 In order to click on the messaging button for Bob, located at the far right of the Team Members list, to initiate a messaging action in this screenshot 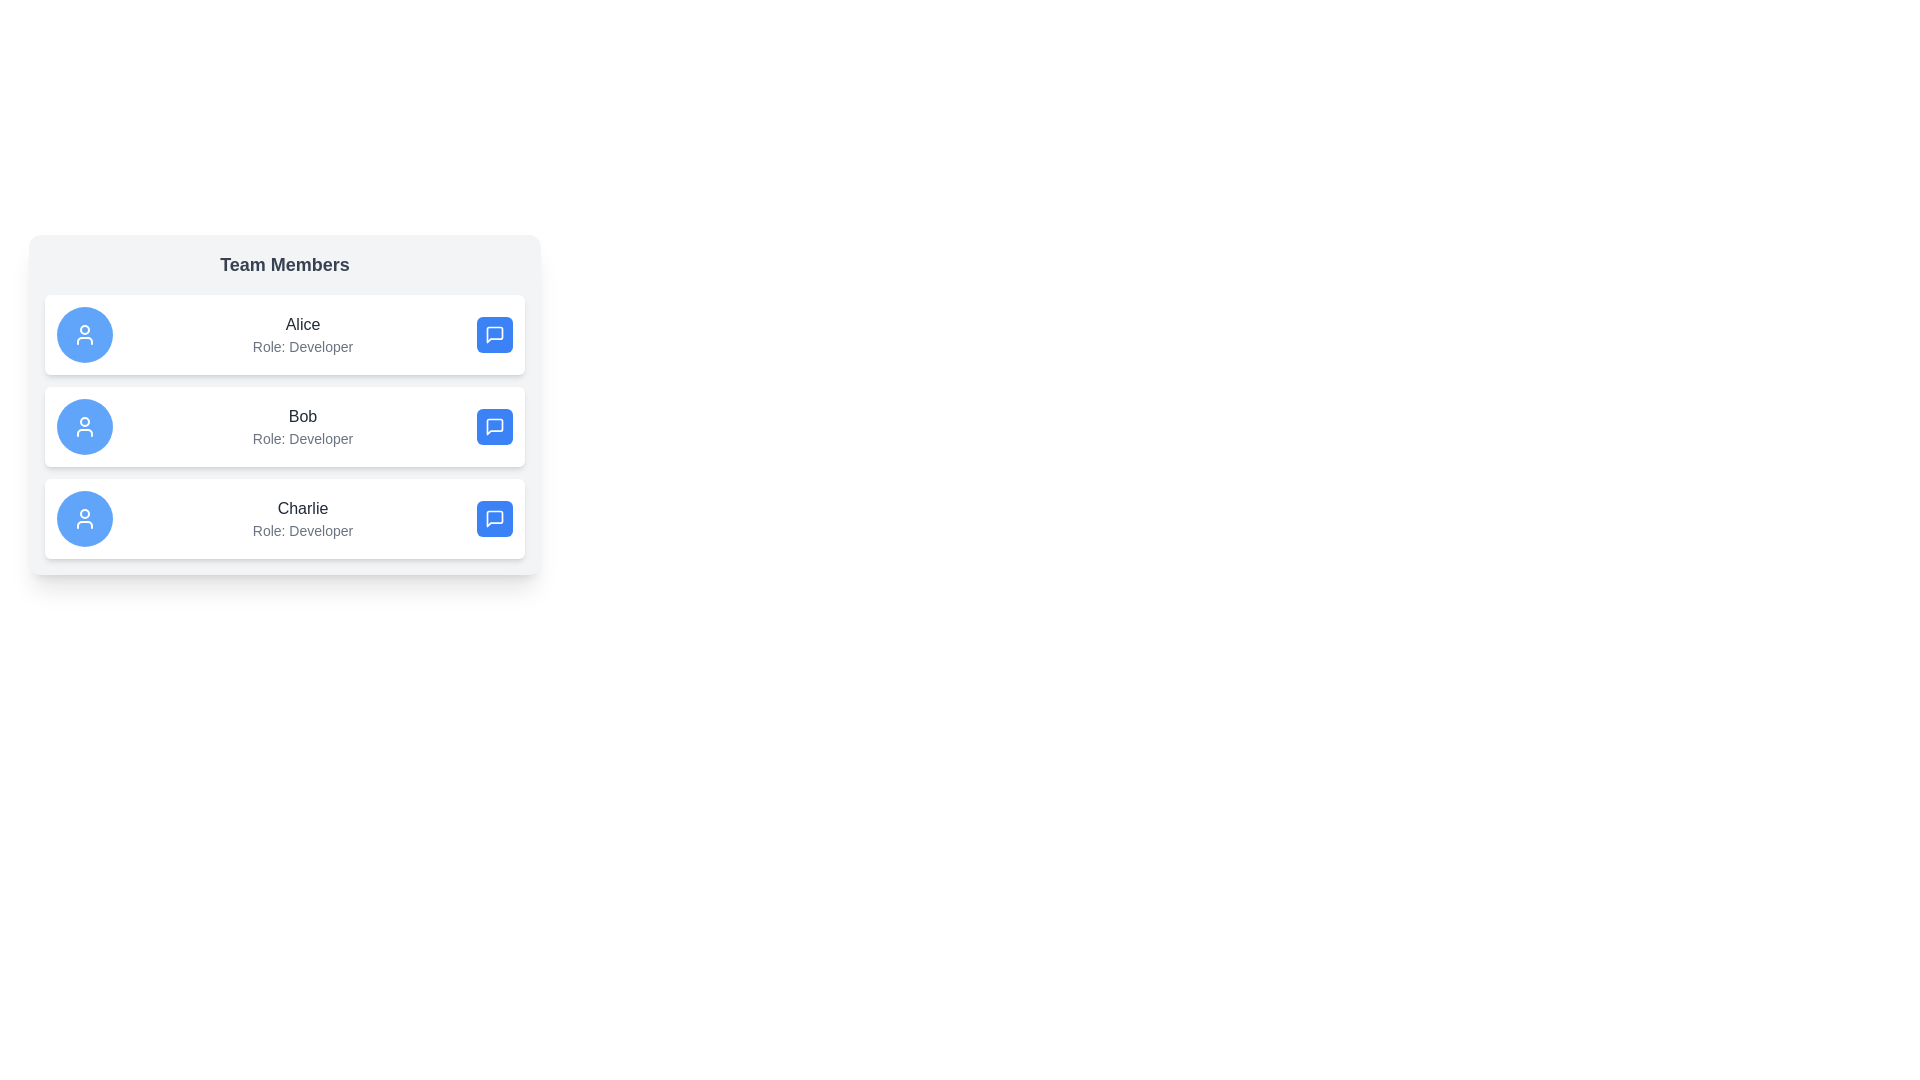, I will do `click(494, 426)`.